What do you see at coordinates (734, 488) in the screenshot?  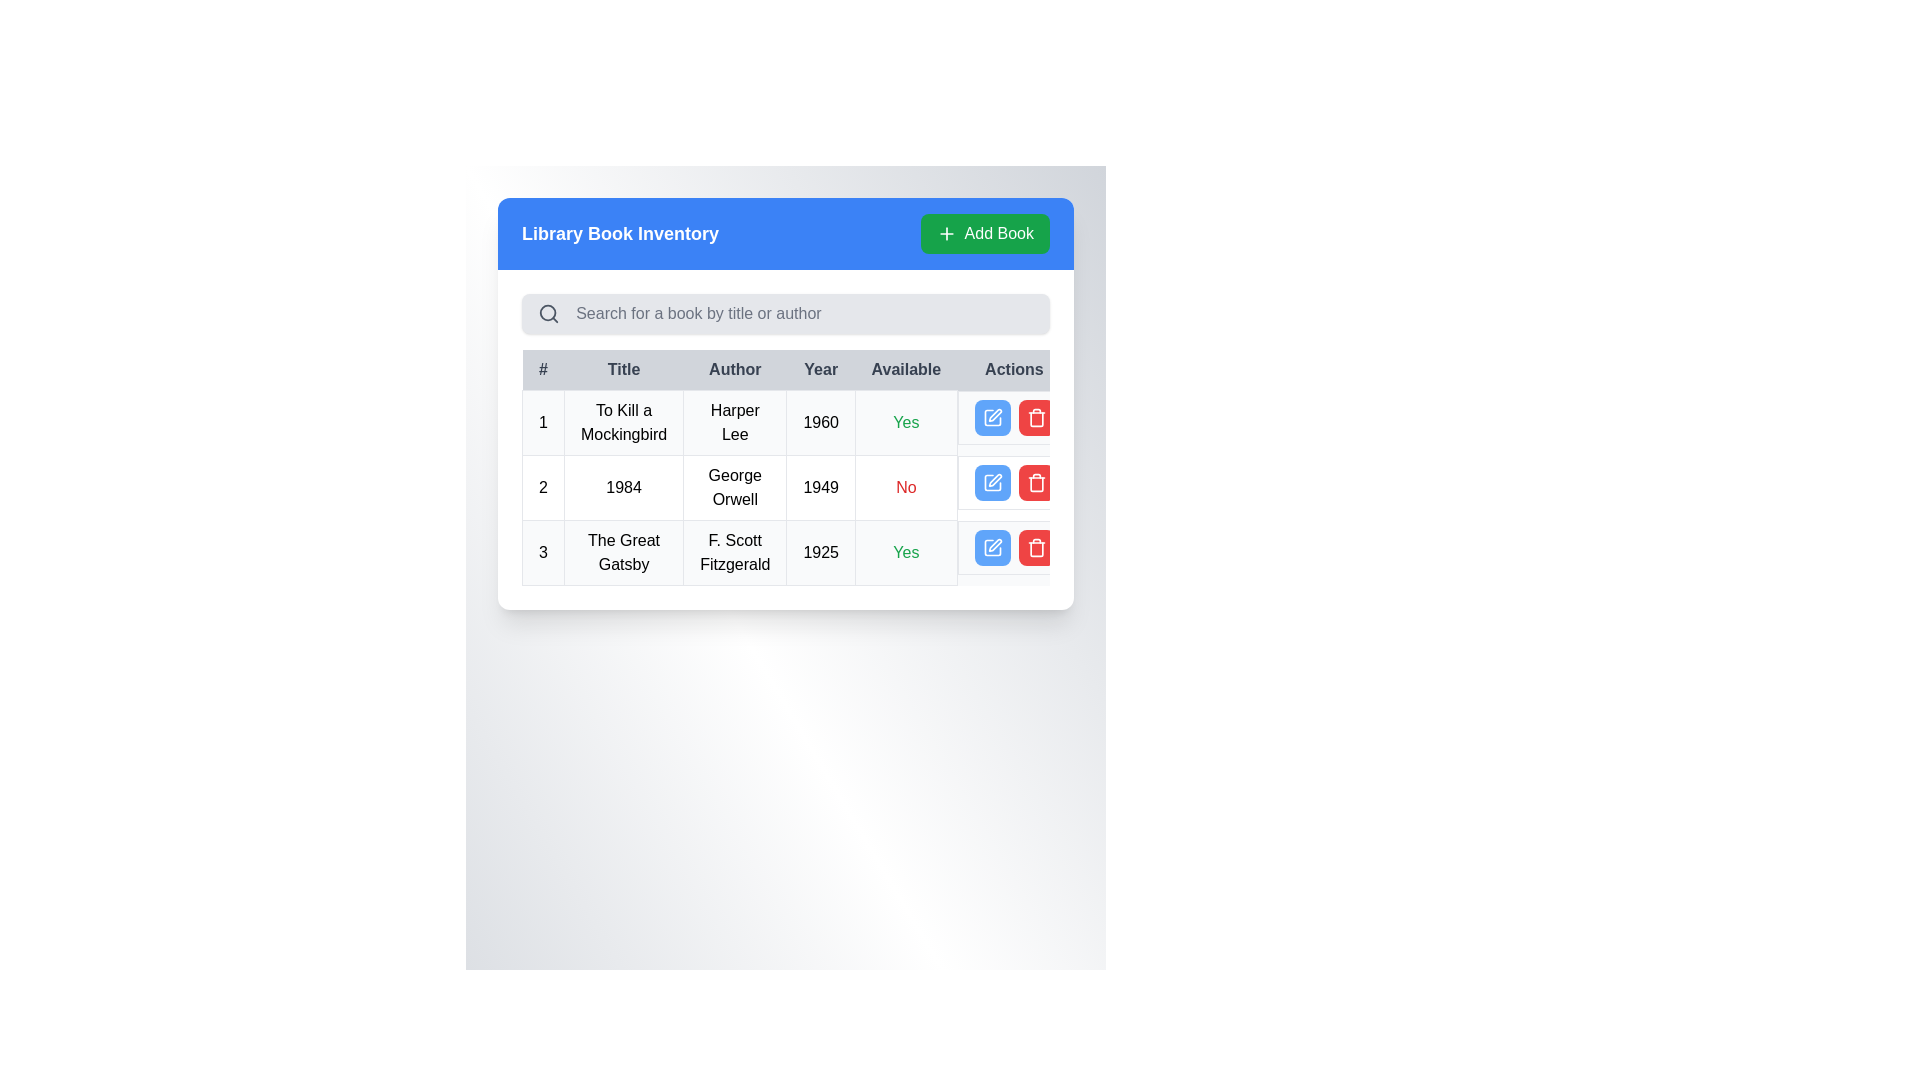 I see `text content from the Text display box in the 'Author' column of the second row of the table layout` at bounding box center [734, 488].